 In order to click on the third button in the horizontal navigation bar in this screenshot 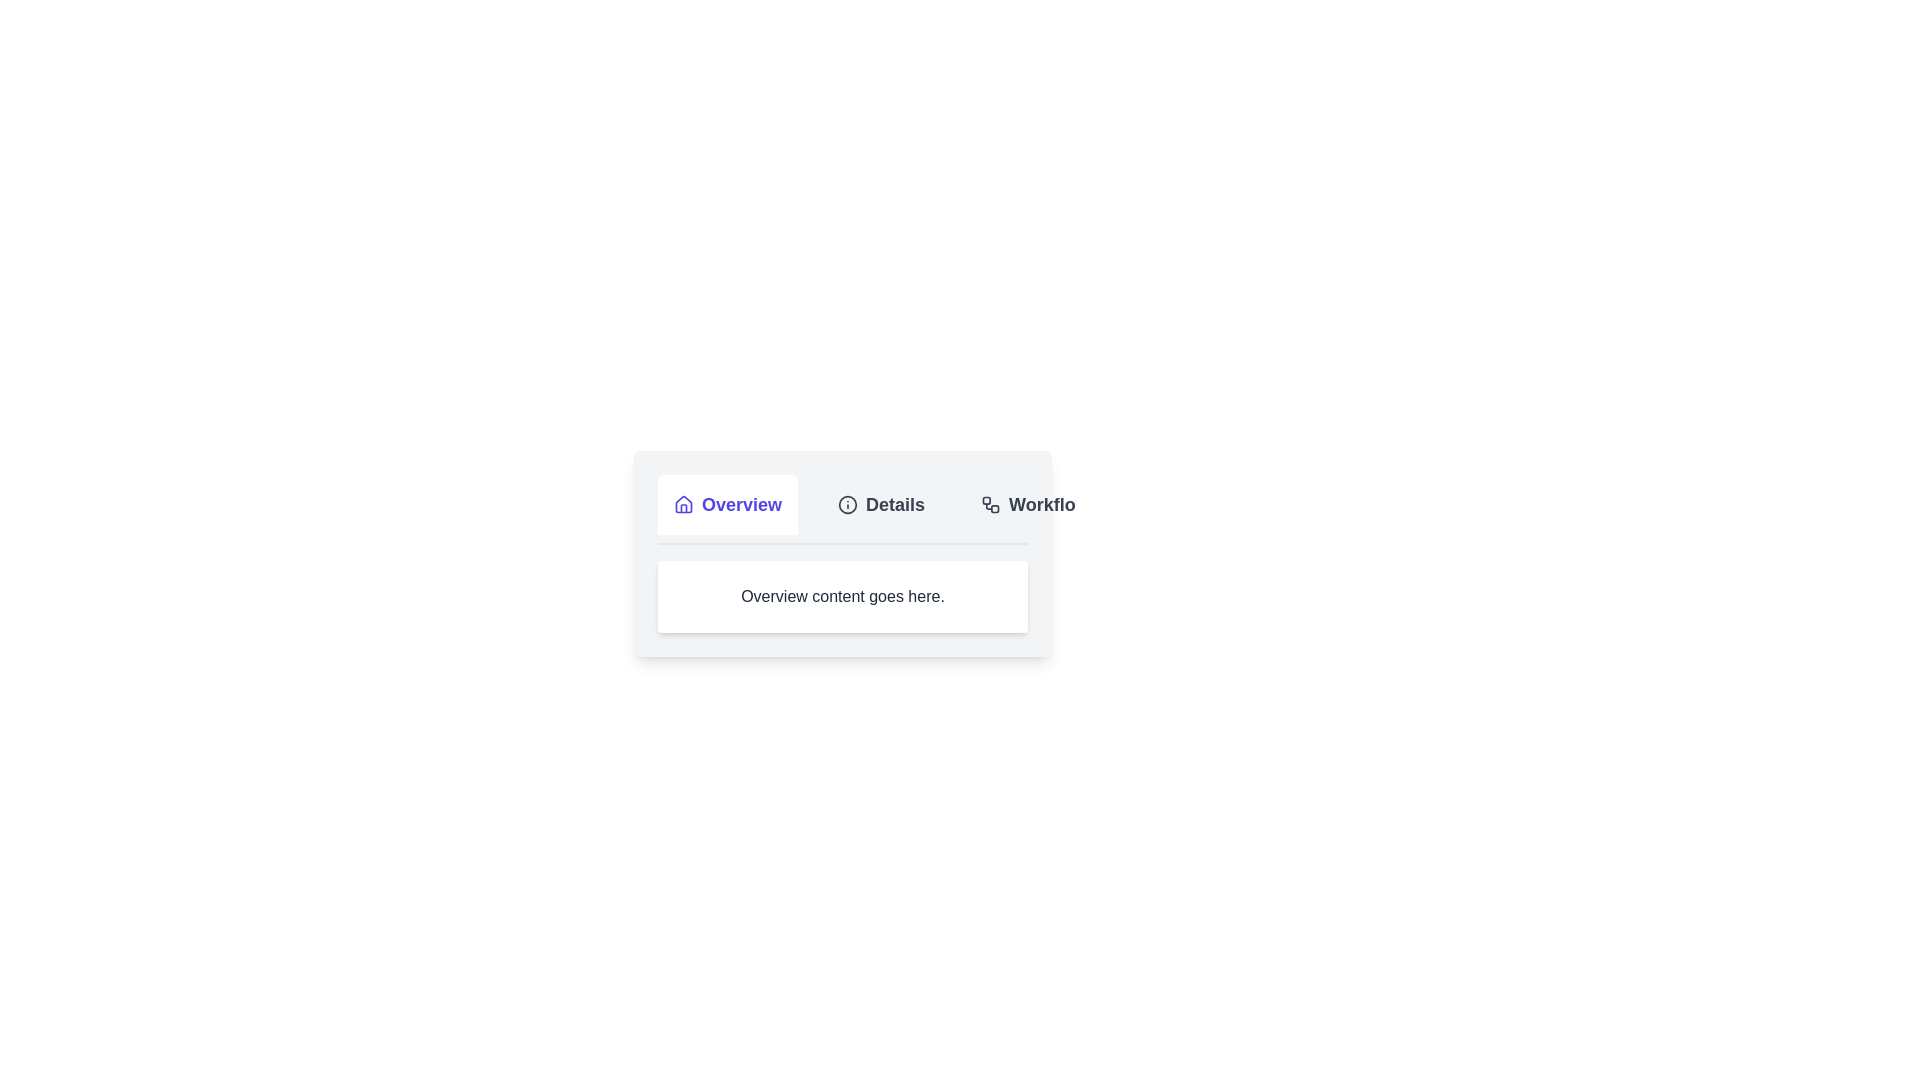, I will do `click(1035, 504)`.